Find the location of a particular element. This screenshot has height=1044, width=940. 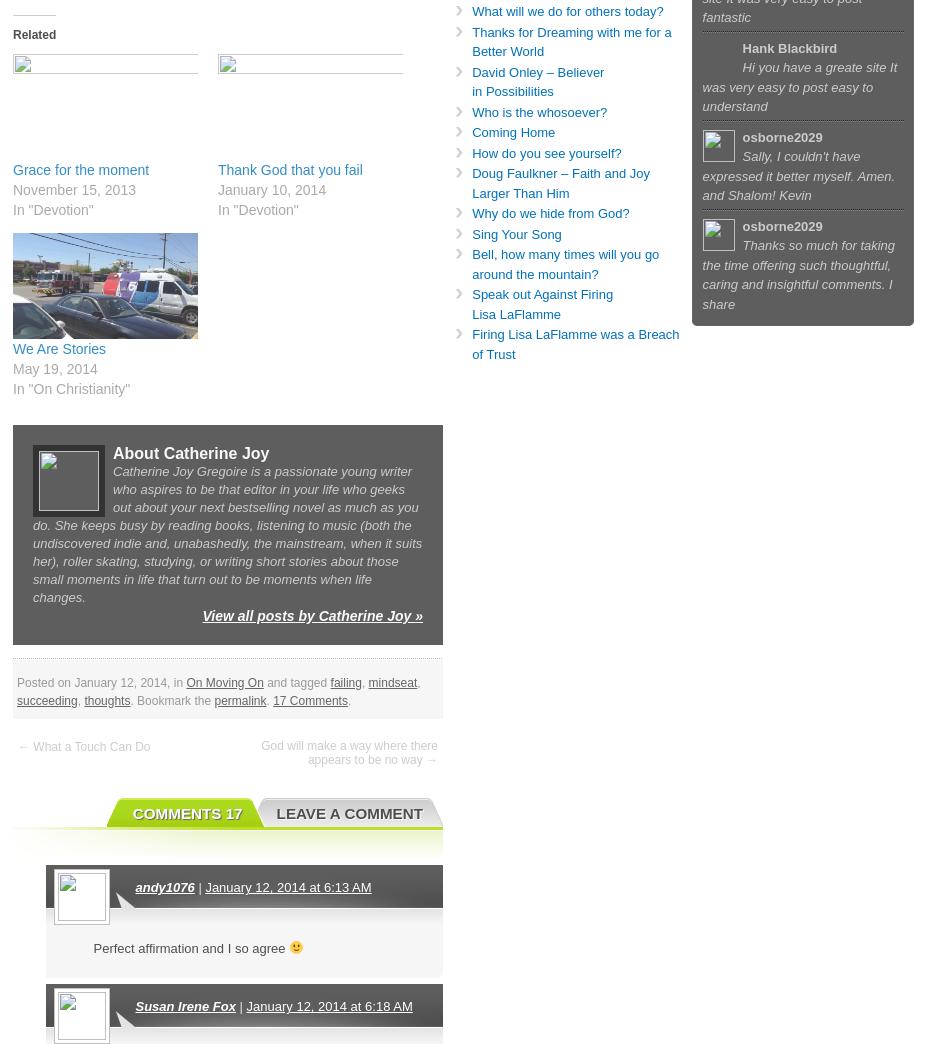

'January 12, 2014 at 6:18 AM' is located at coordinates (329, 1006).